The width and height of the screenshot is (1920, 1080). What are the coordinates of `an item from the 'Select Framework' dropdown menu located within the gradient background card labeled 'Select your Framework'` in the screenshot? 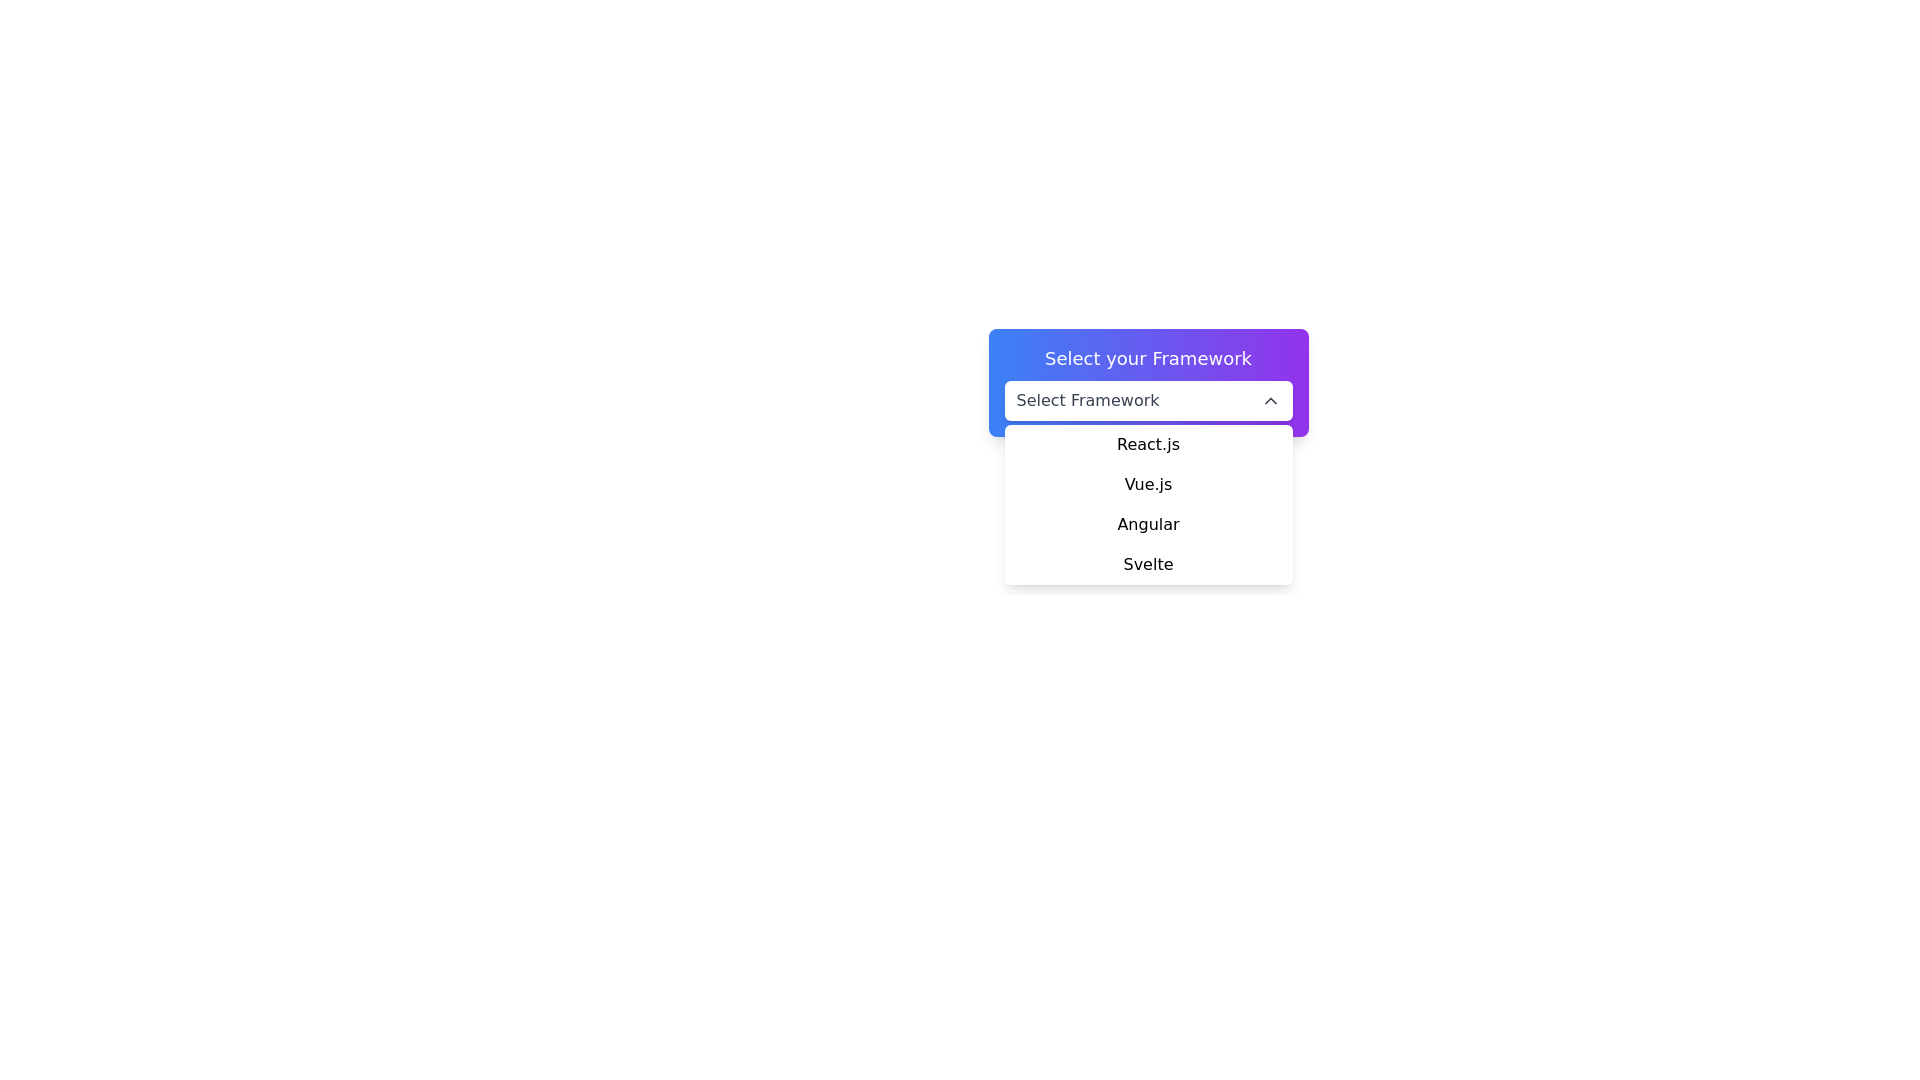 It's located at (1148, 382).